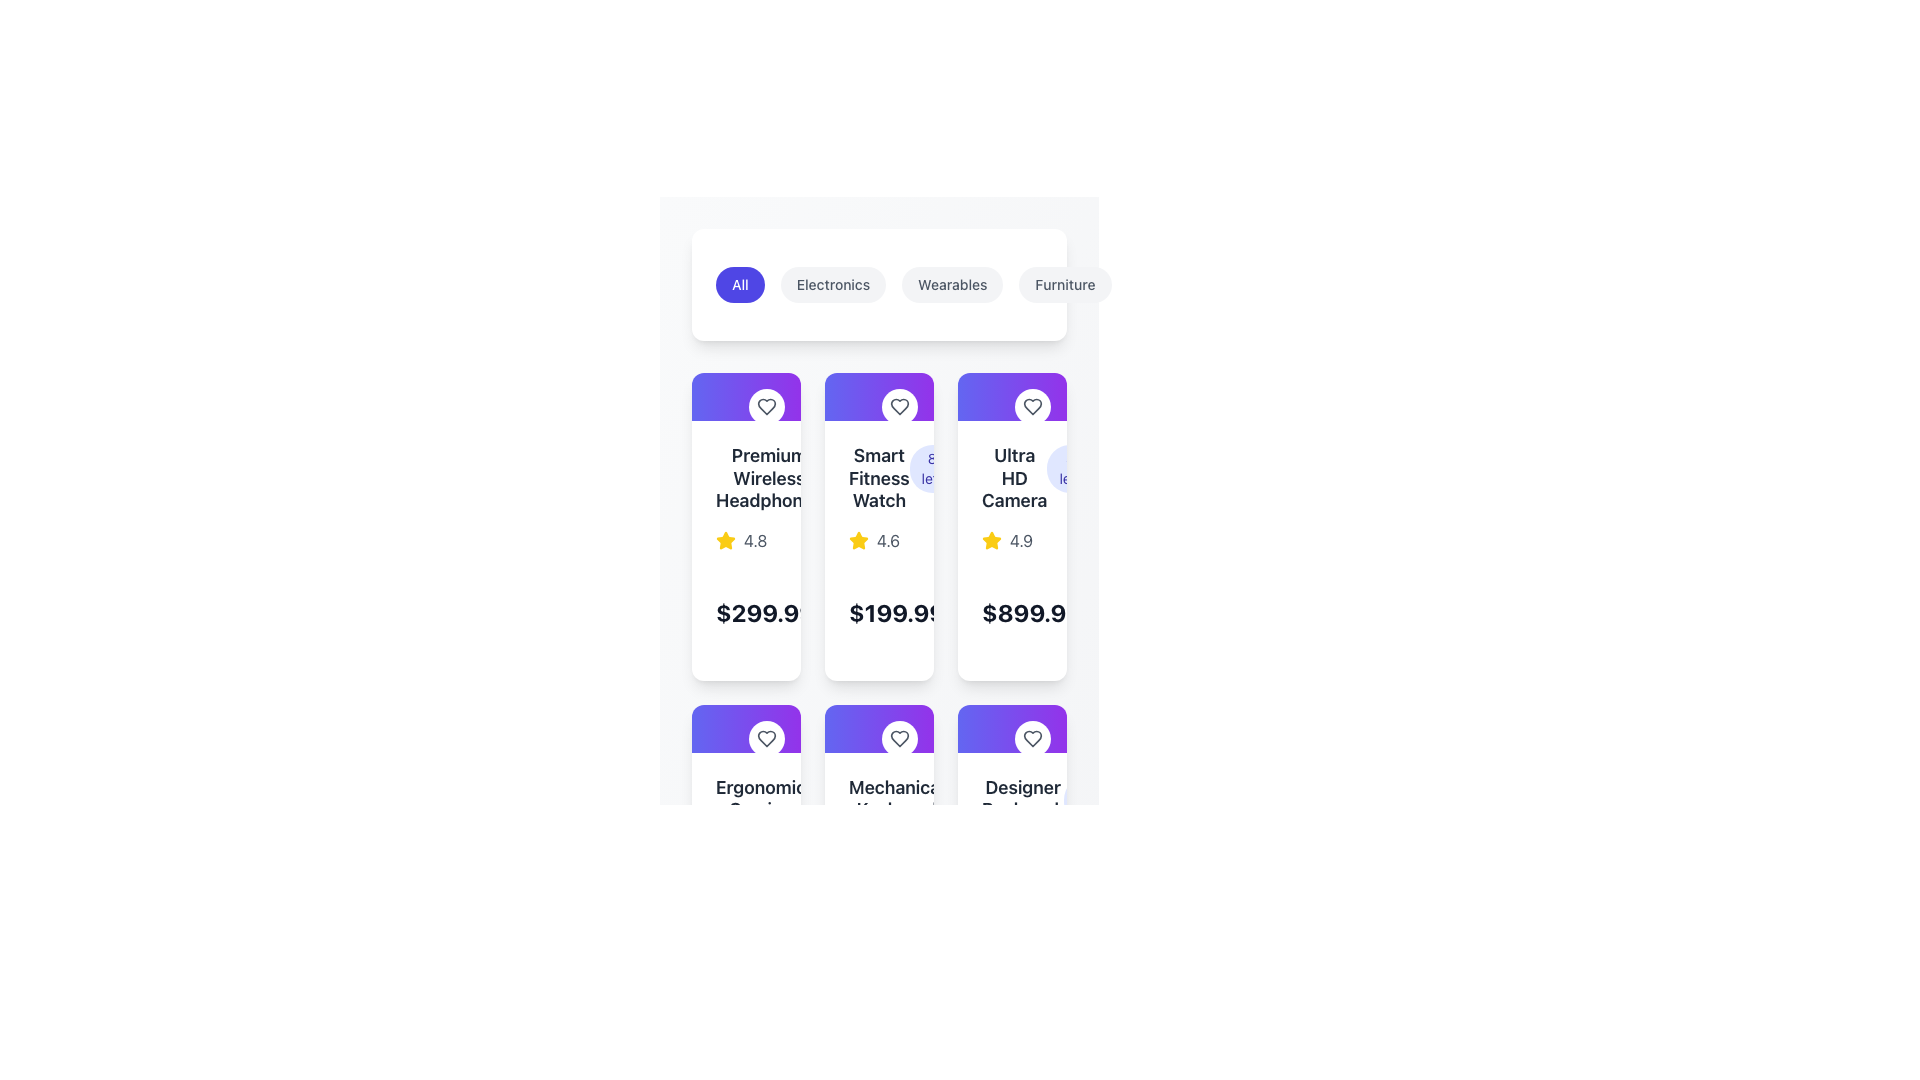 This screenshot has width=1920, height=1080. Describe the element at coordinates (745, 478) in the screenshot. I see `on the text element displaying 'Premium Wireless Headphones' and the indicator '15 left'` at that location.